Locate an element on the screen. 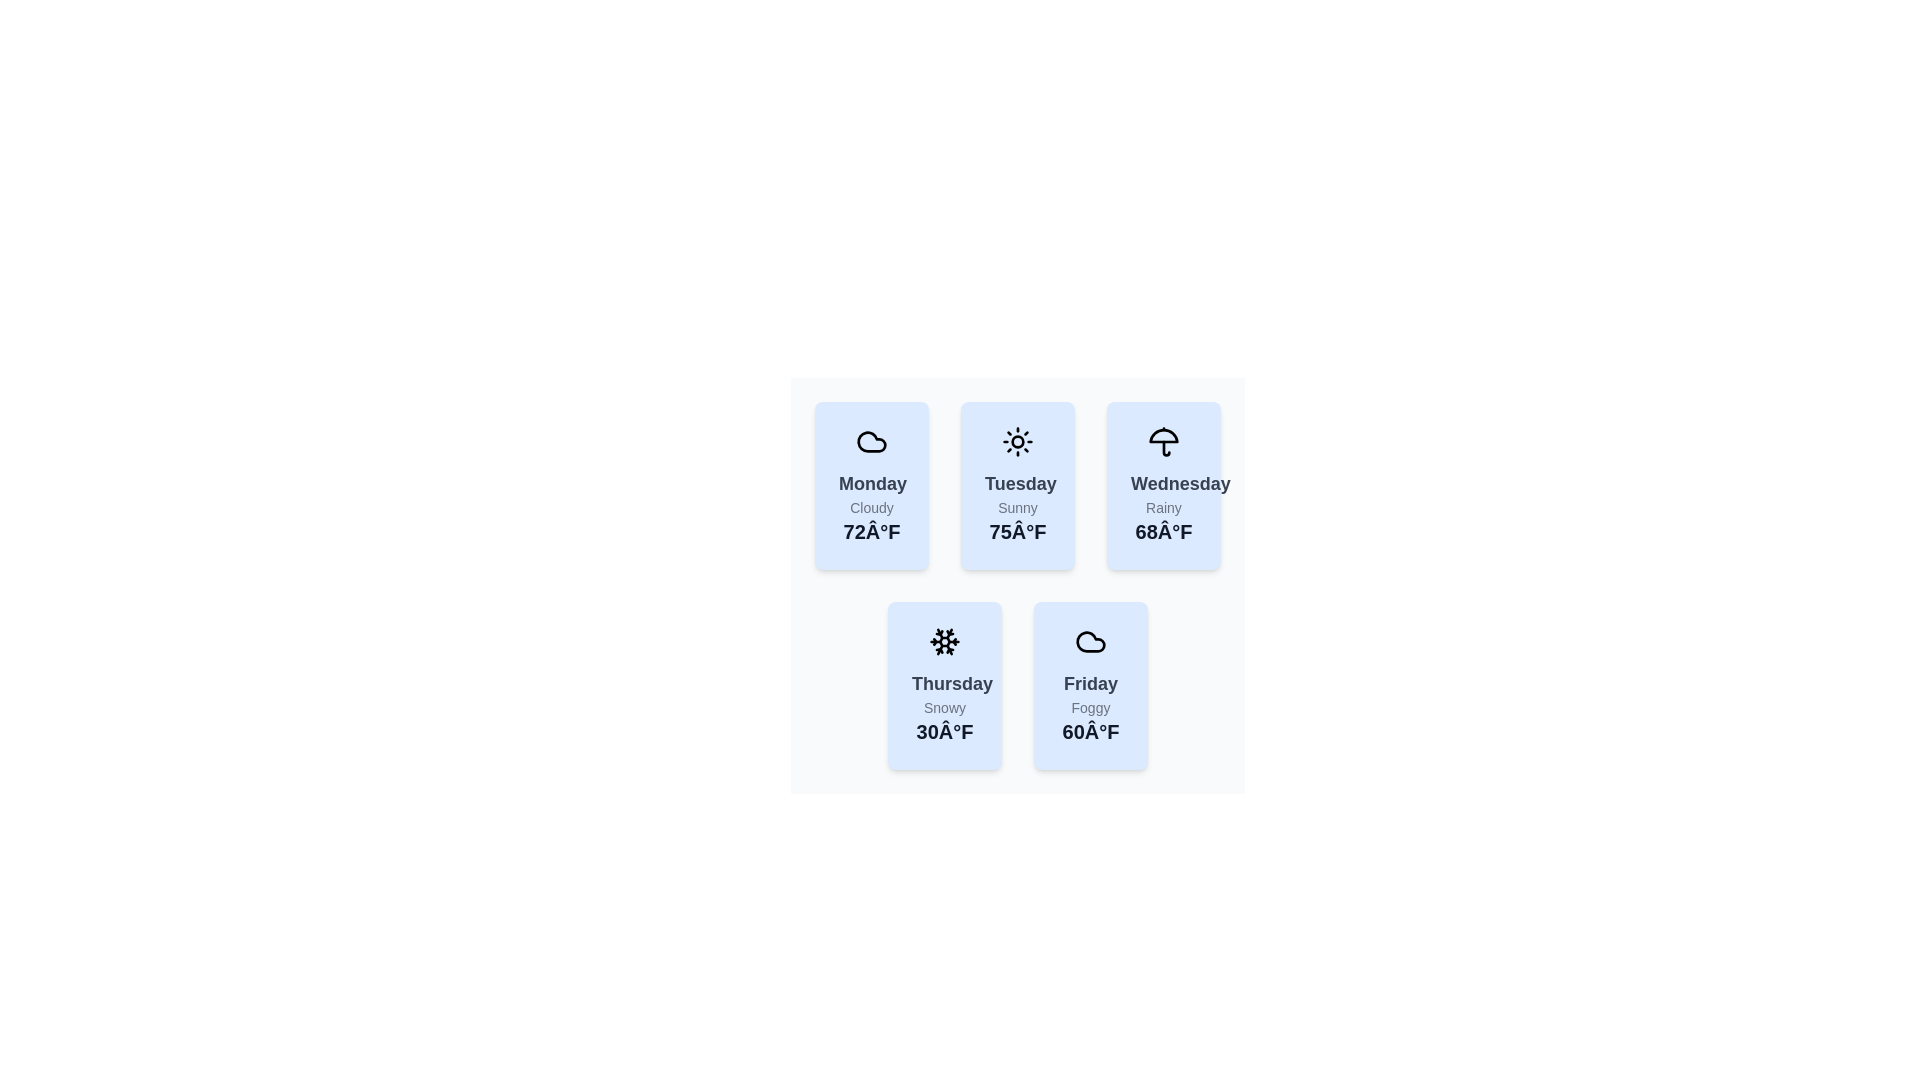  the cloud icon indicating cloudy weather conditions in the 'Monday' card located at the top row of the grid layout is located at coordinates (872, 441).